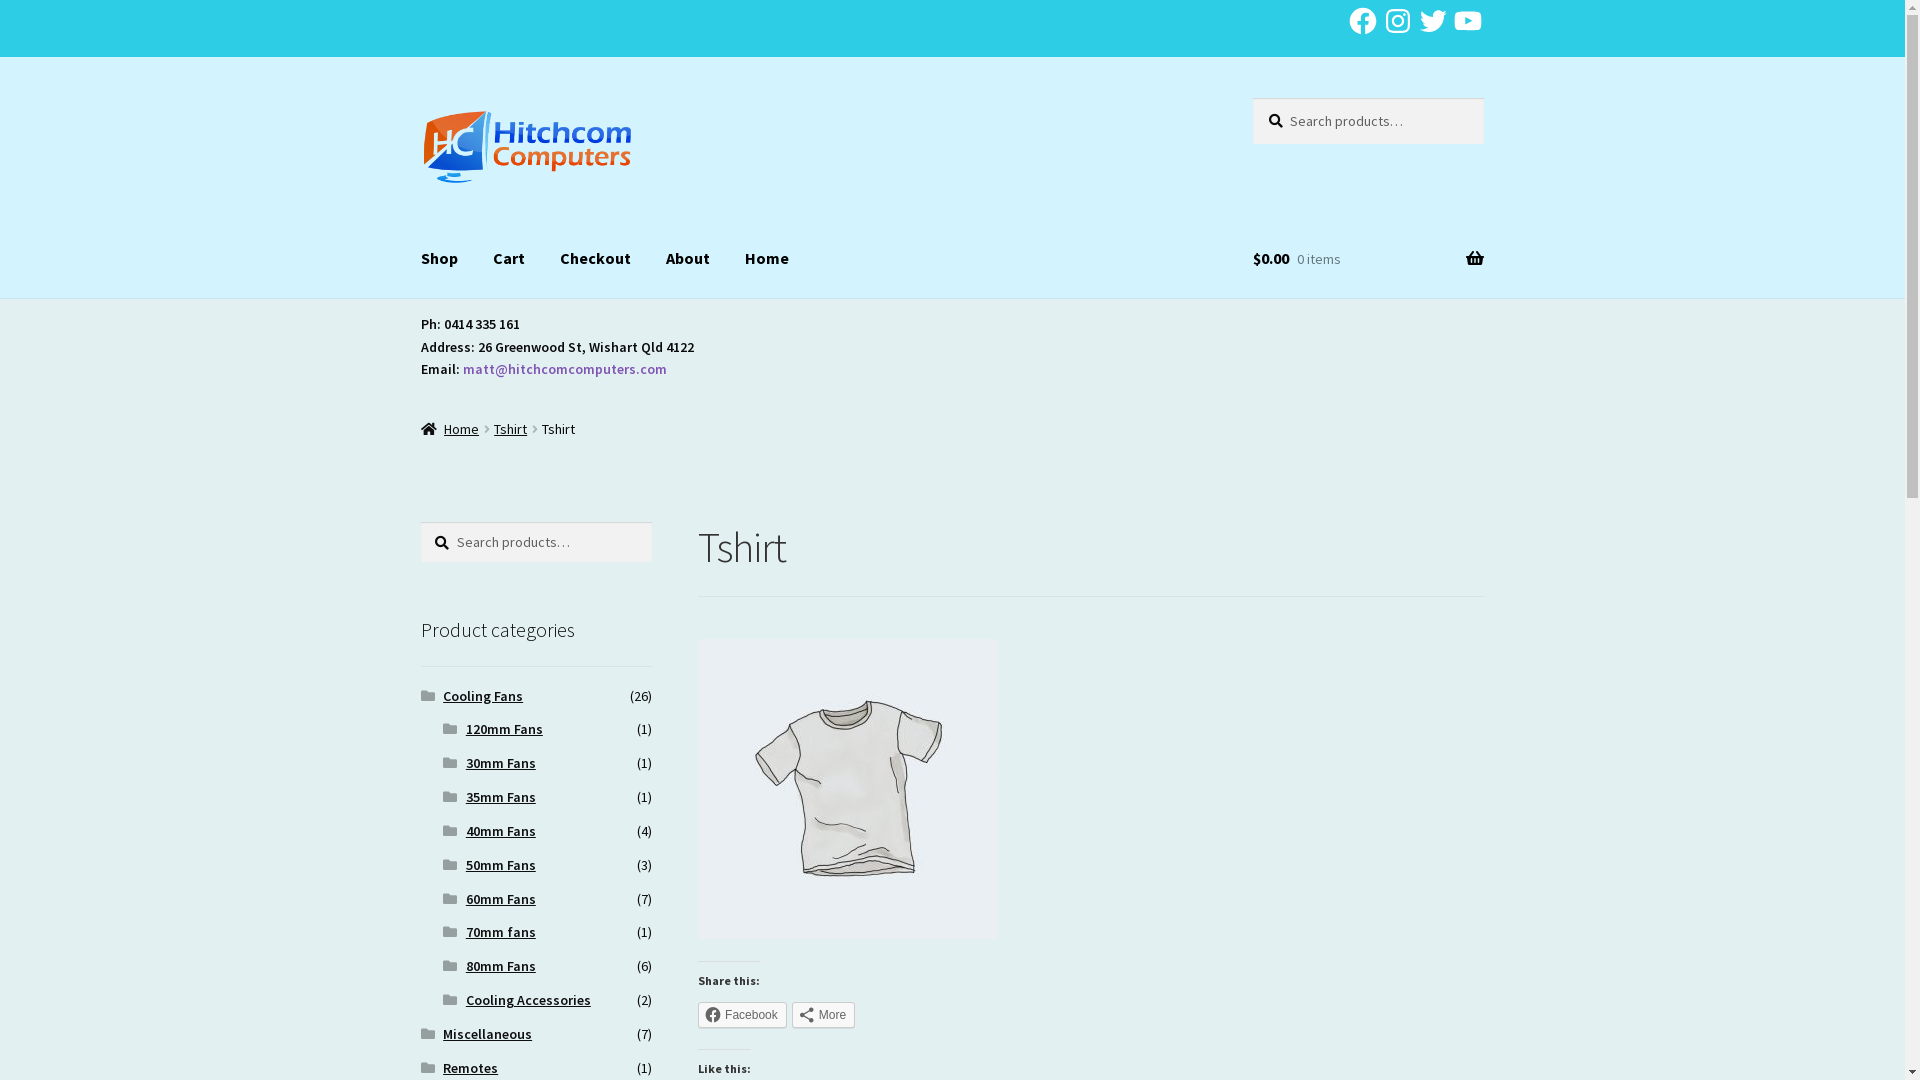  I want to click on 'YouTube', so click(1468, 20).